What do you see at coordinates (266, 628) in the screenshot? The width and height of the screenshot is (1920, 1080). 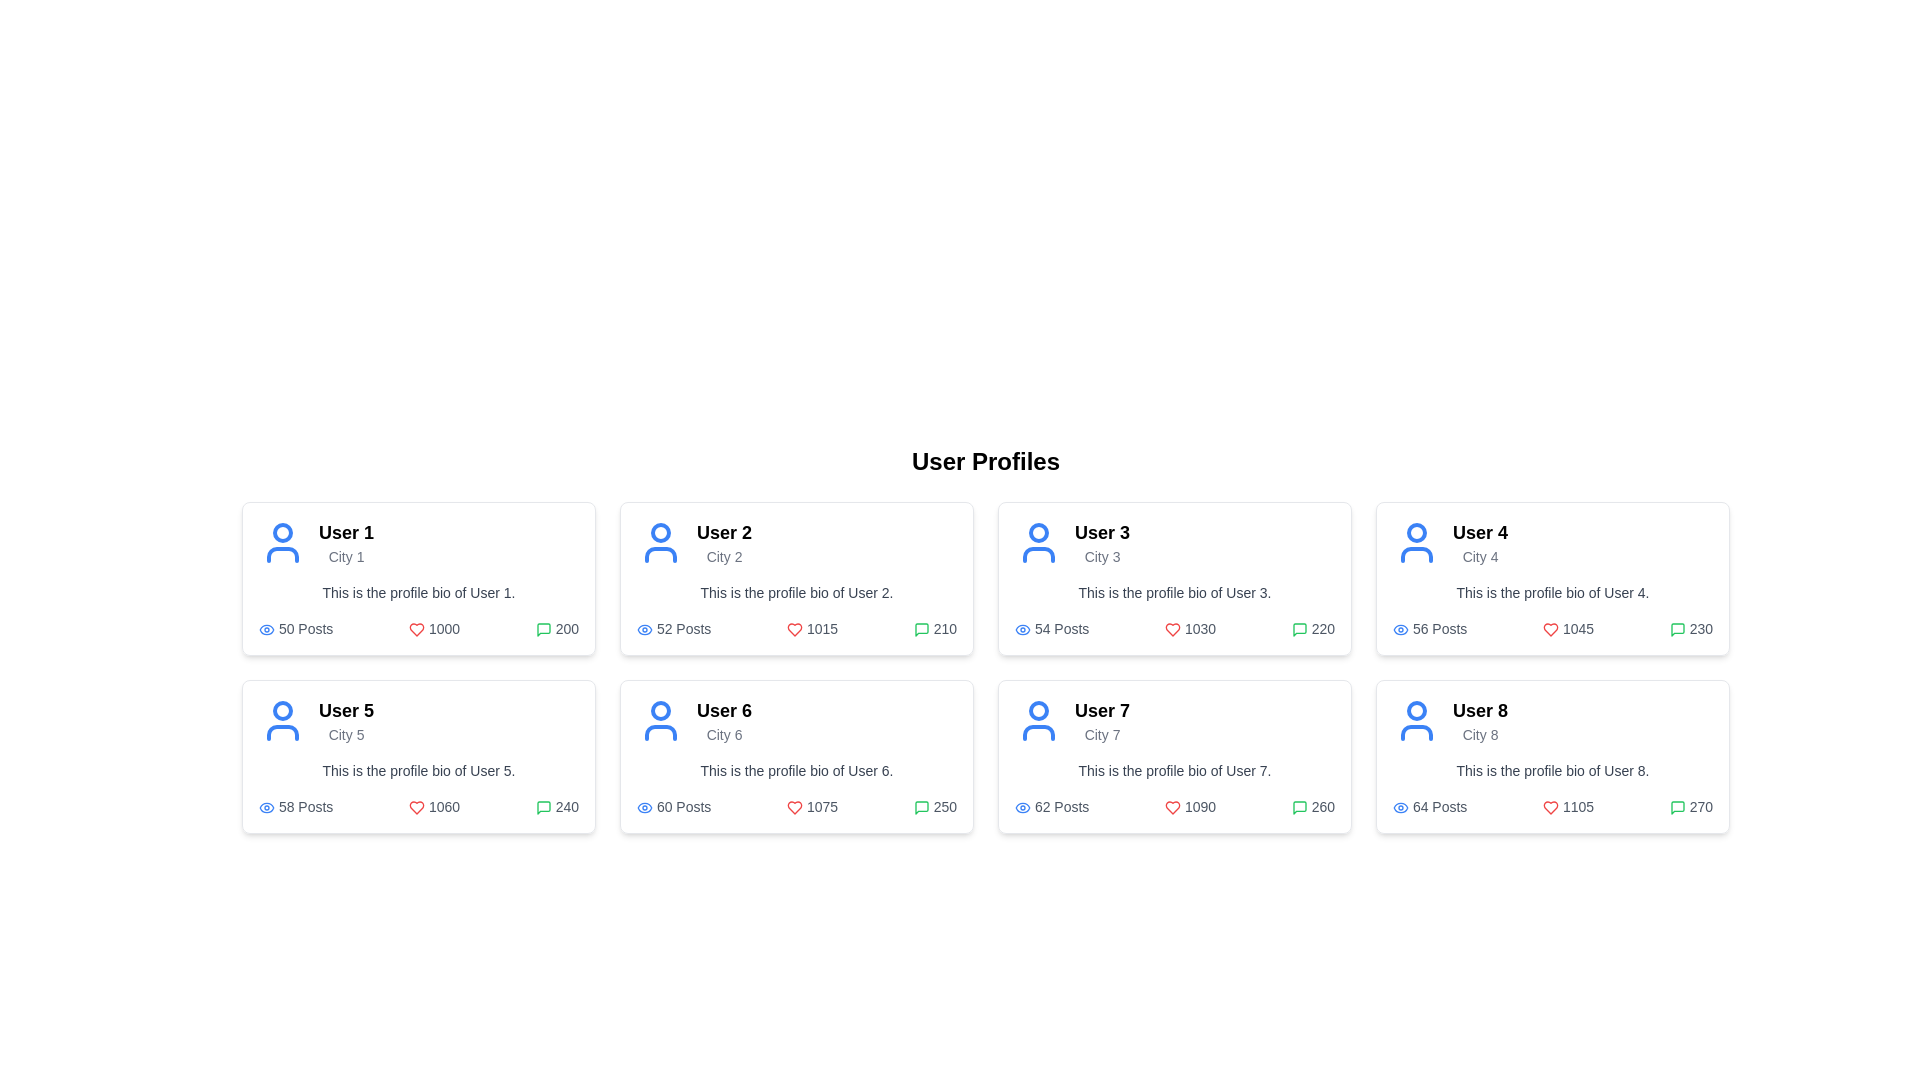 I see `SVG details of the 'eye' icon located in the 'User 5' profile card, which is positioned in the second row, first column of the user grid layout` at bounding box center [266, 628].